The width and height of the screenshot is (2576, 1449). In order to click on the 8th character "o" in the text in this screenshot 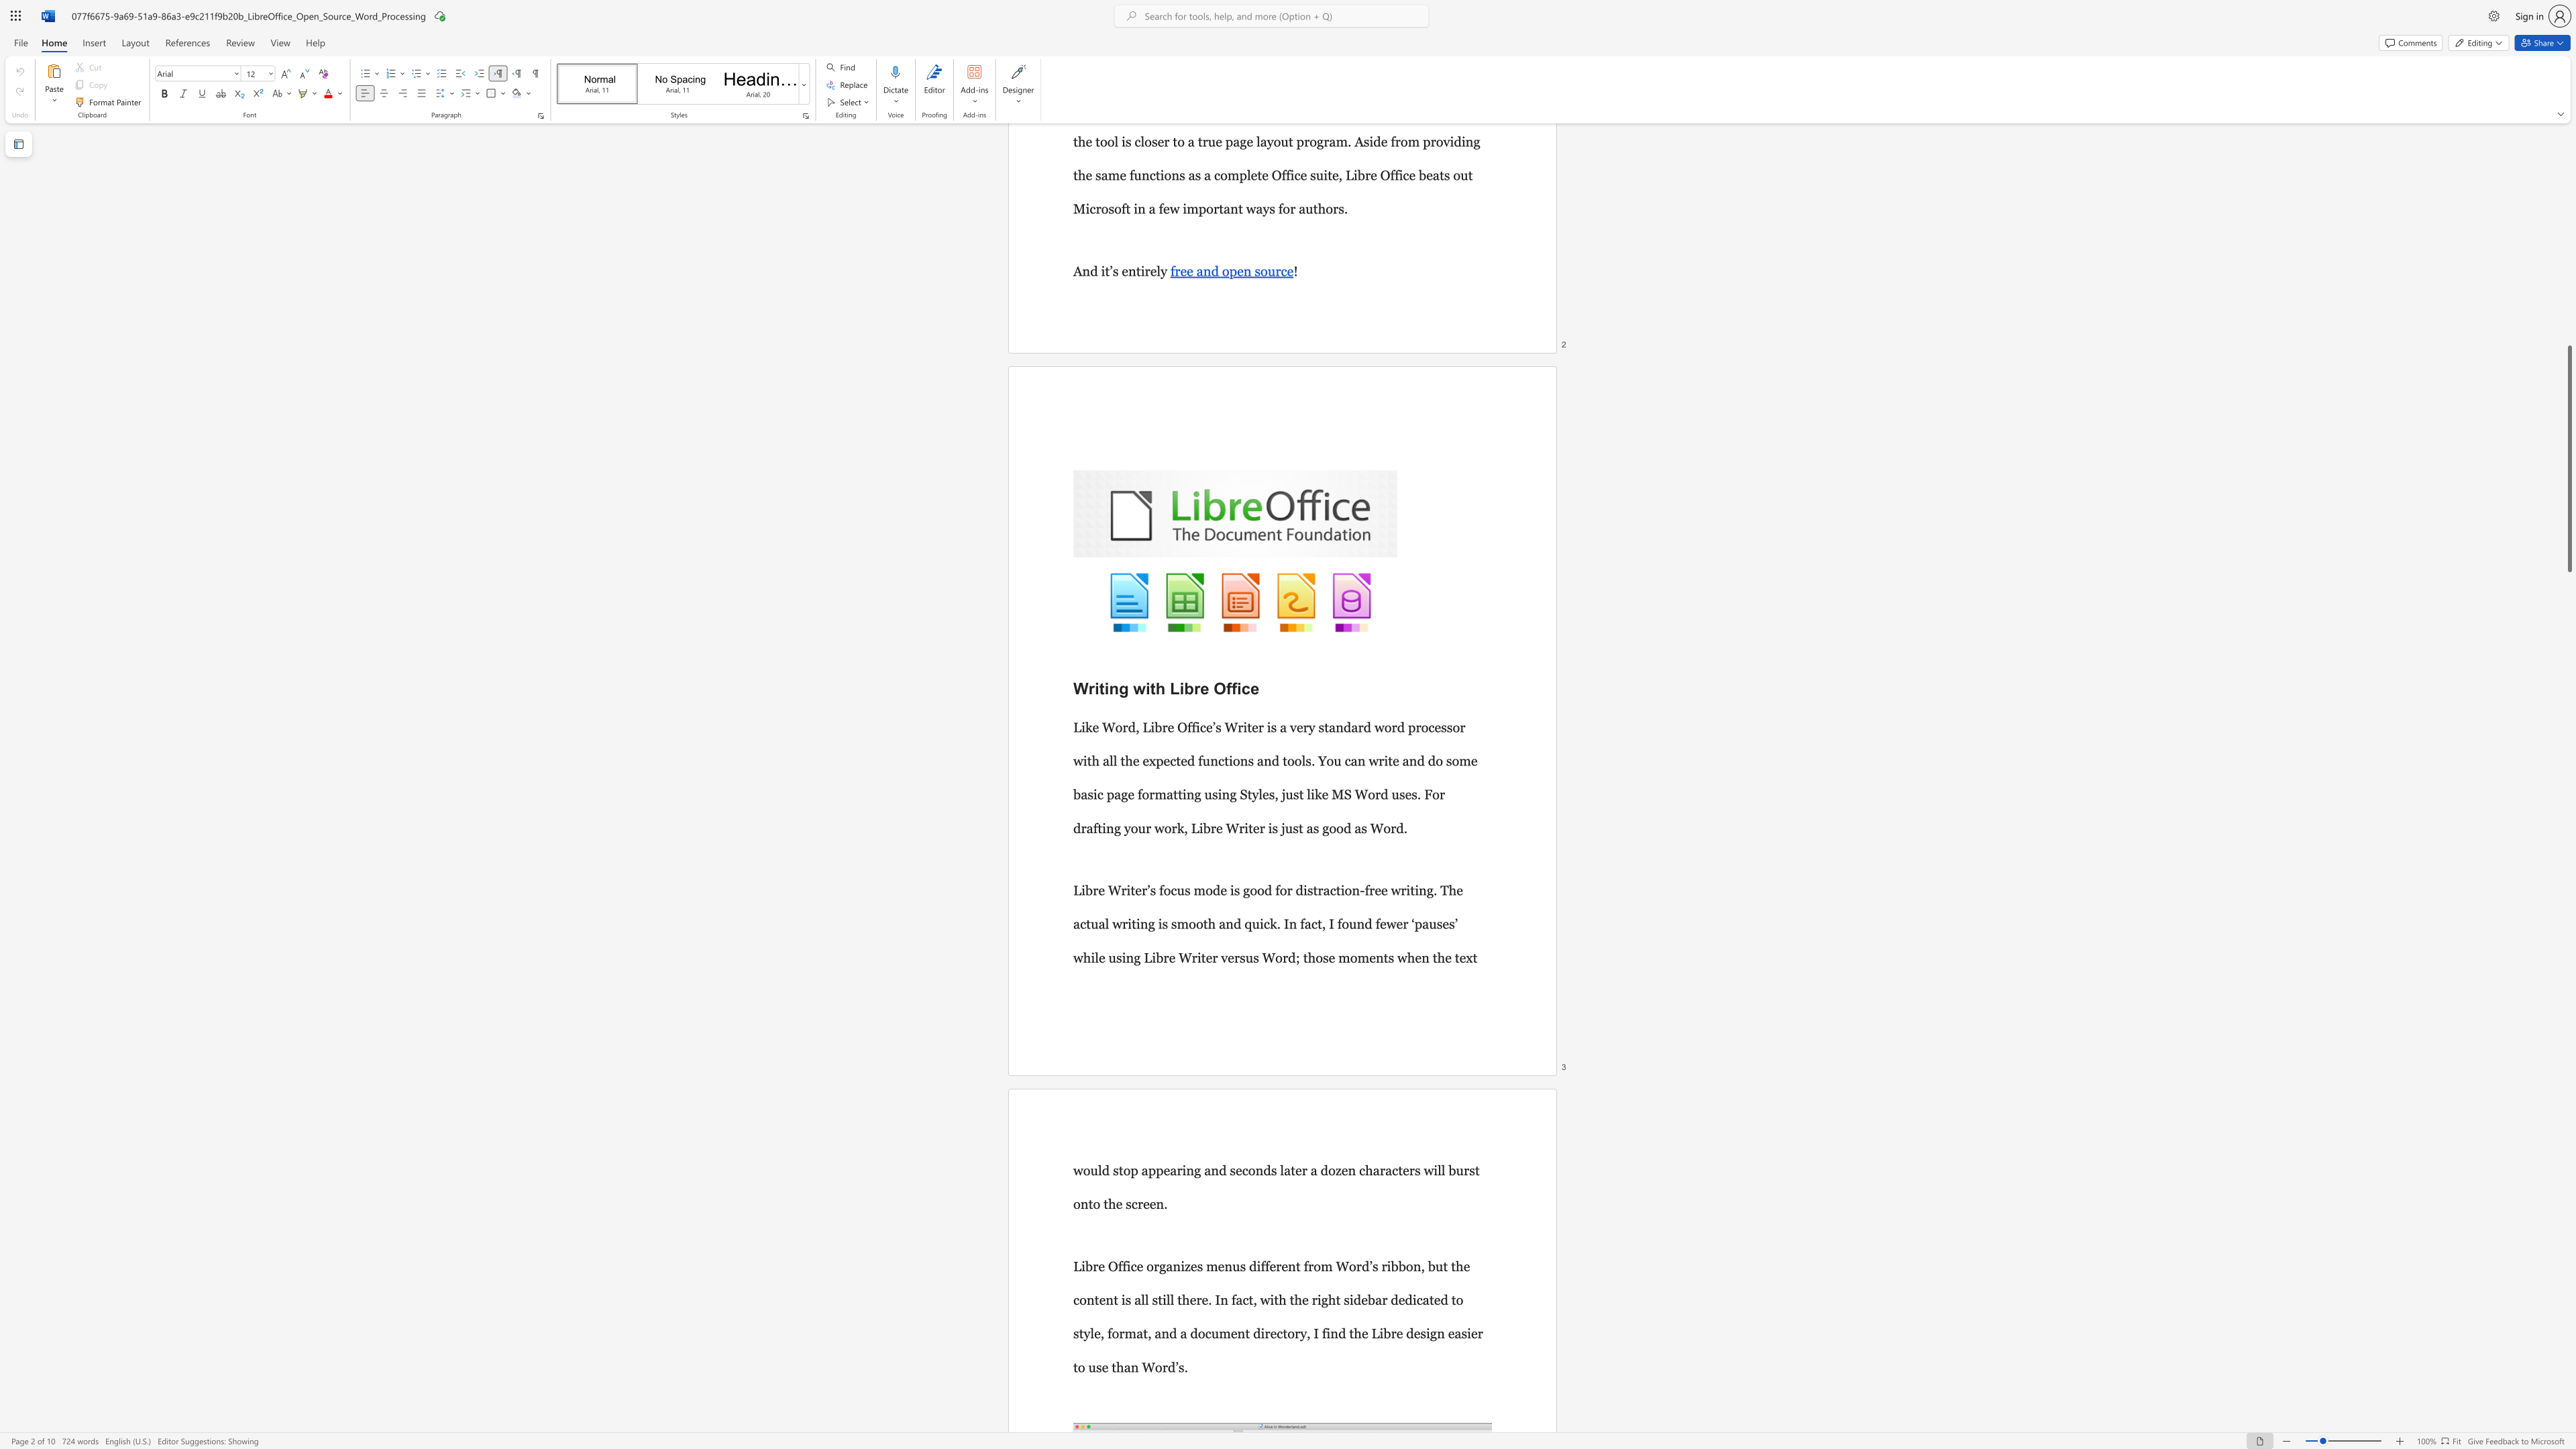, I will do `click(1201, 1333)`.